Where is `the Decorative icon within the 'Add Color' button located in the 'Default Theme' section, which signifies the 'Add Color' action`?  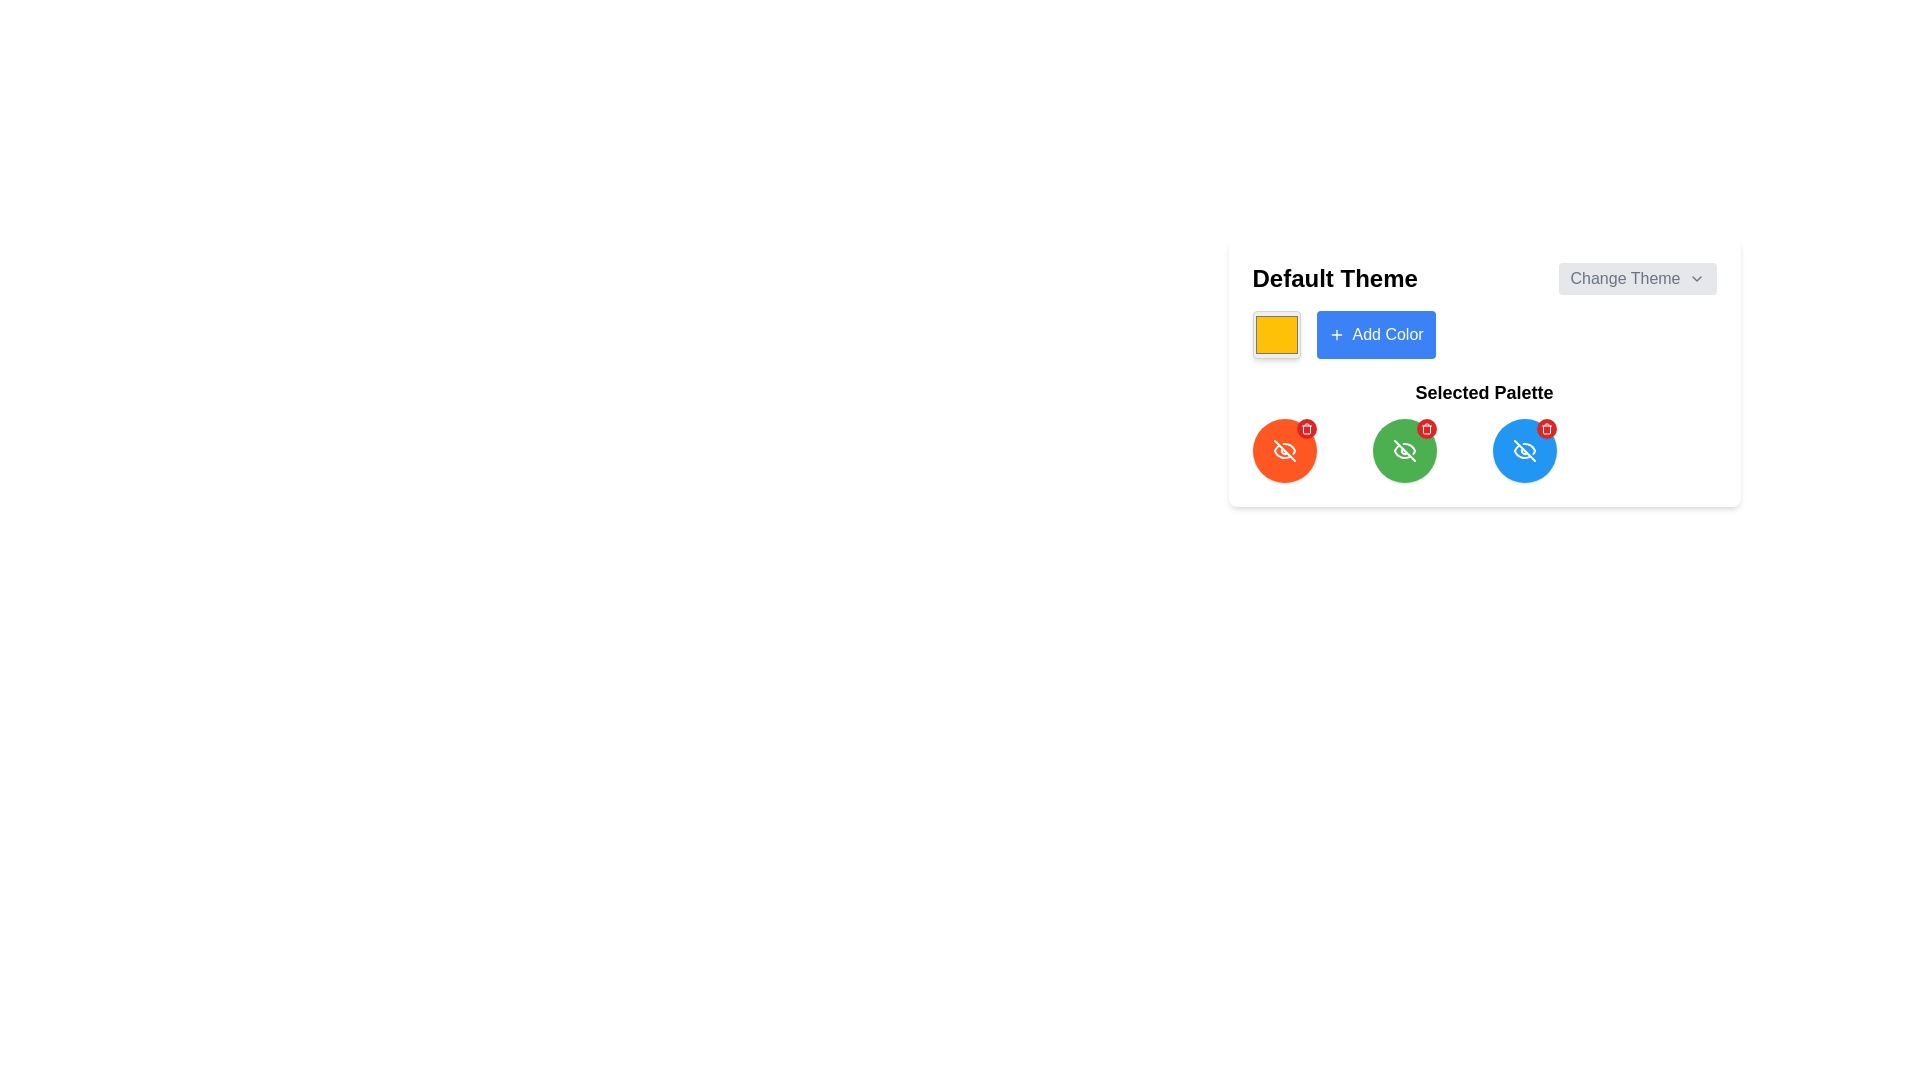
the Decorative icon within the 'Add Color' button located in the 'Default Theme' section, which signifies the 'Add Color' action is located at coordinates (1336, 334).